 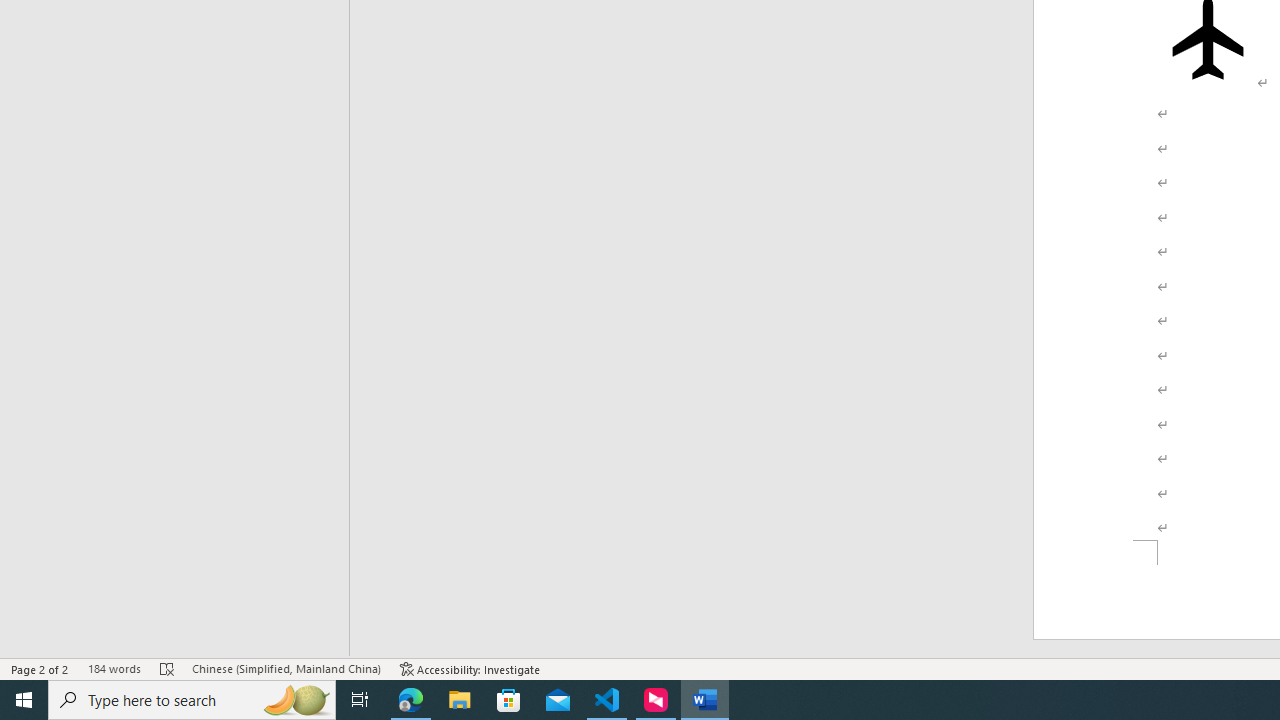 What do you see at coordinates (40, 669) in the screenshot?
I see `'Page Number Page 2 of 2'` at bounding box center [40, 669].